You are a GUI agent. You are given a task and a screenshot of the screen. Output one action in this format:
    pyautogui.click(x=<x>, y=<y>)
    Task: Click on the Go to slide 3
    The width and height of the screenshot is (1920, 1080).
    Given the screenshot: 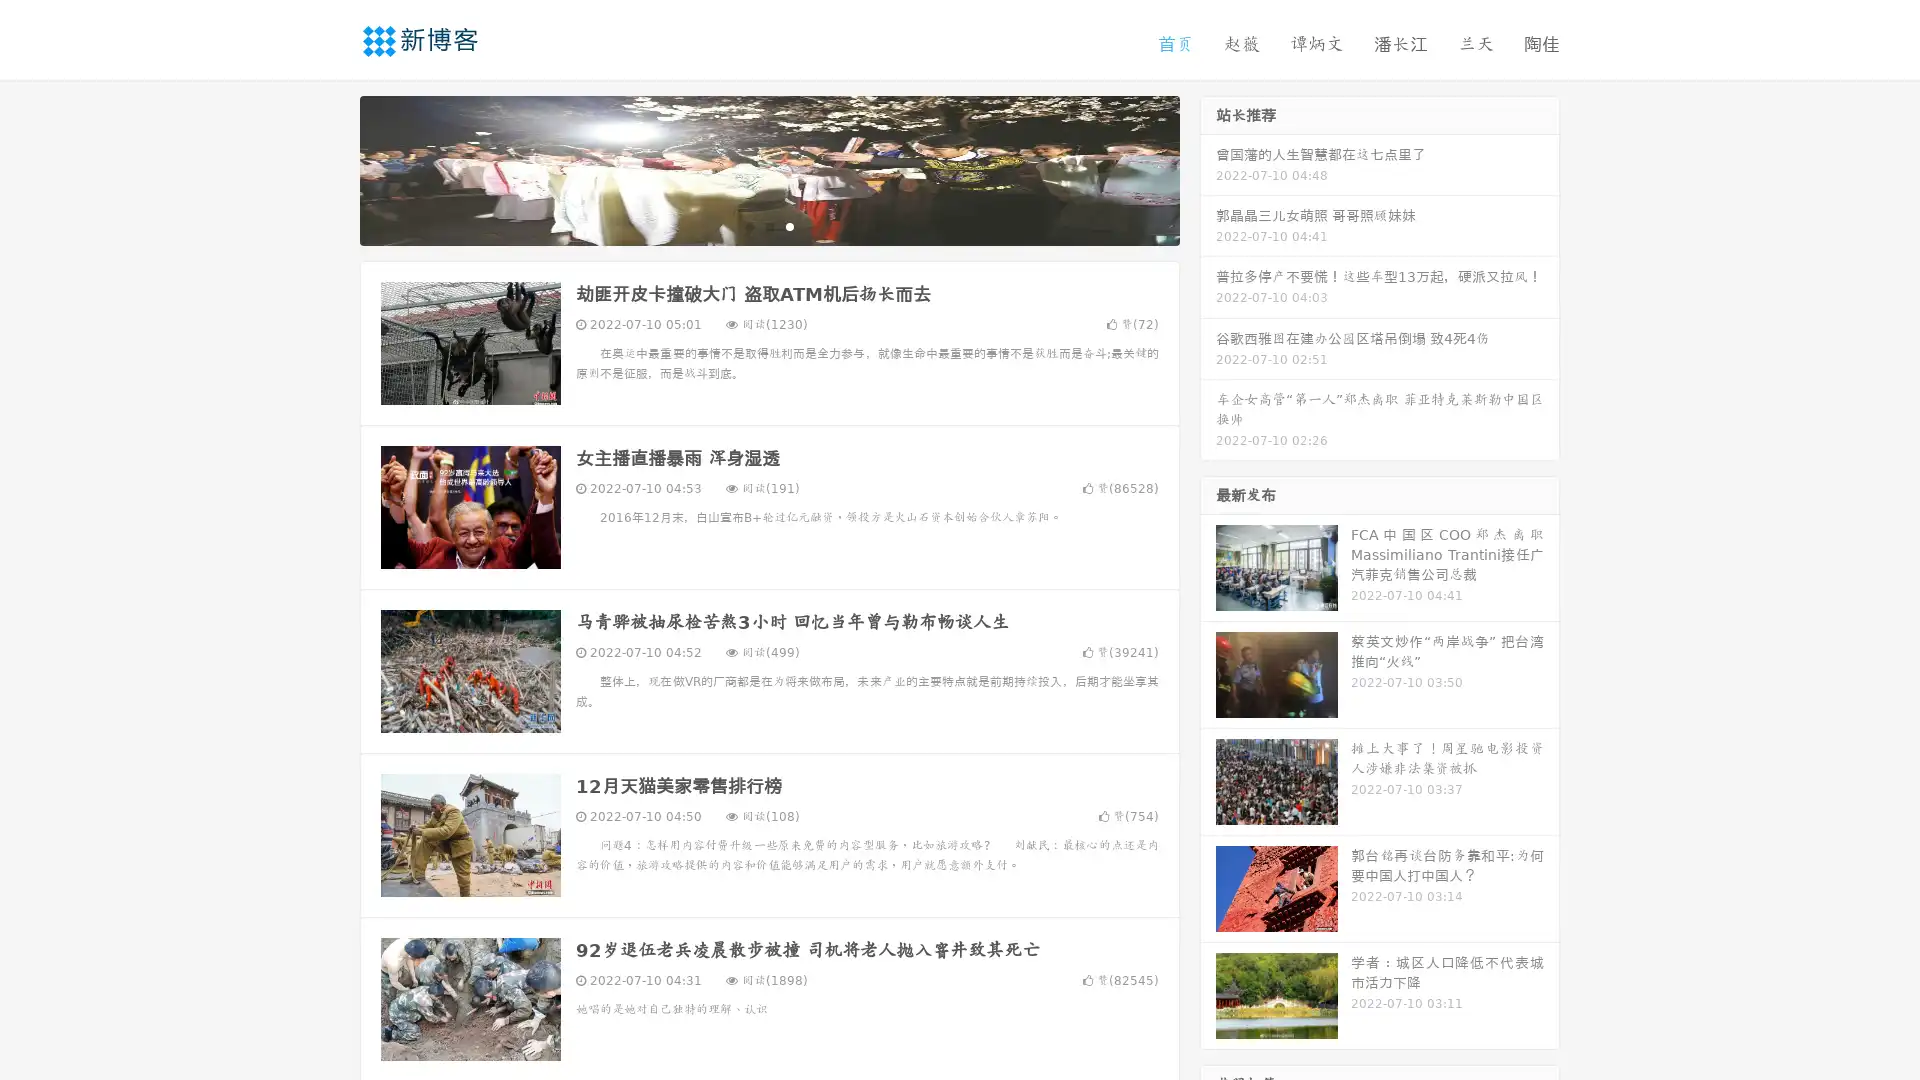 What is the action you would take?
    pyautogui.click(x=789, y=225)
    